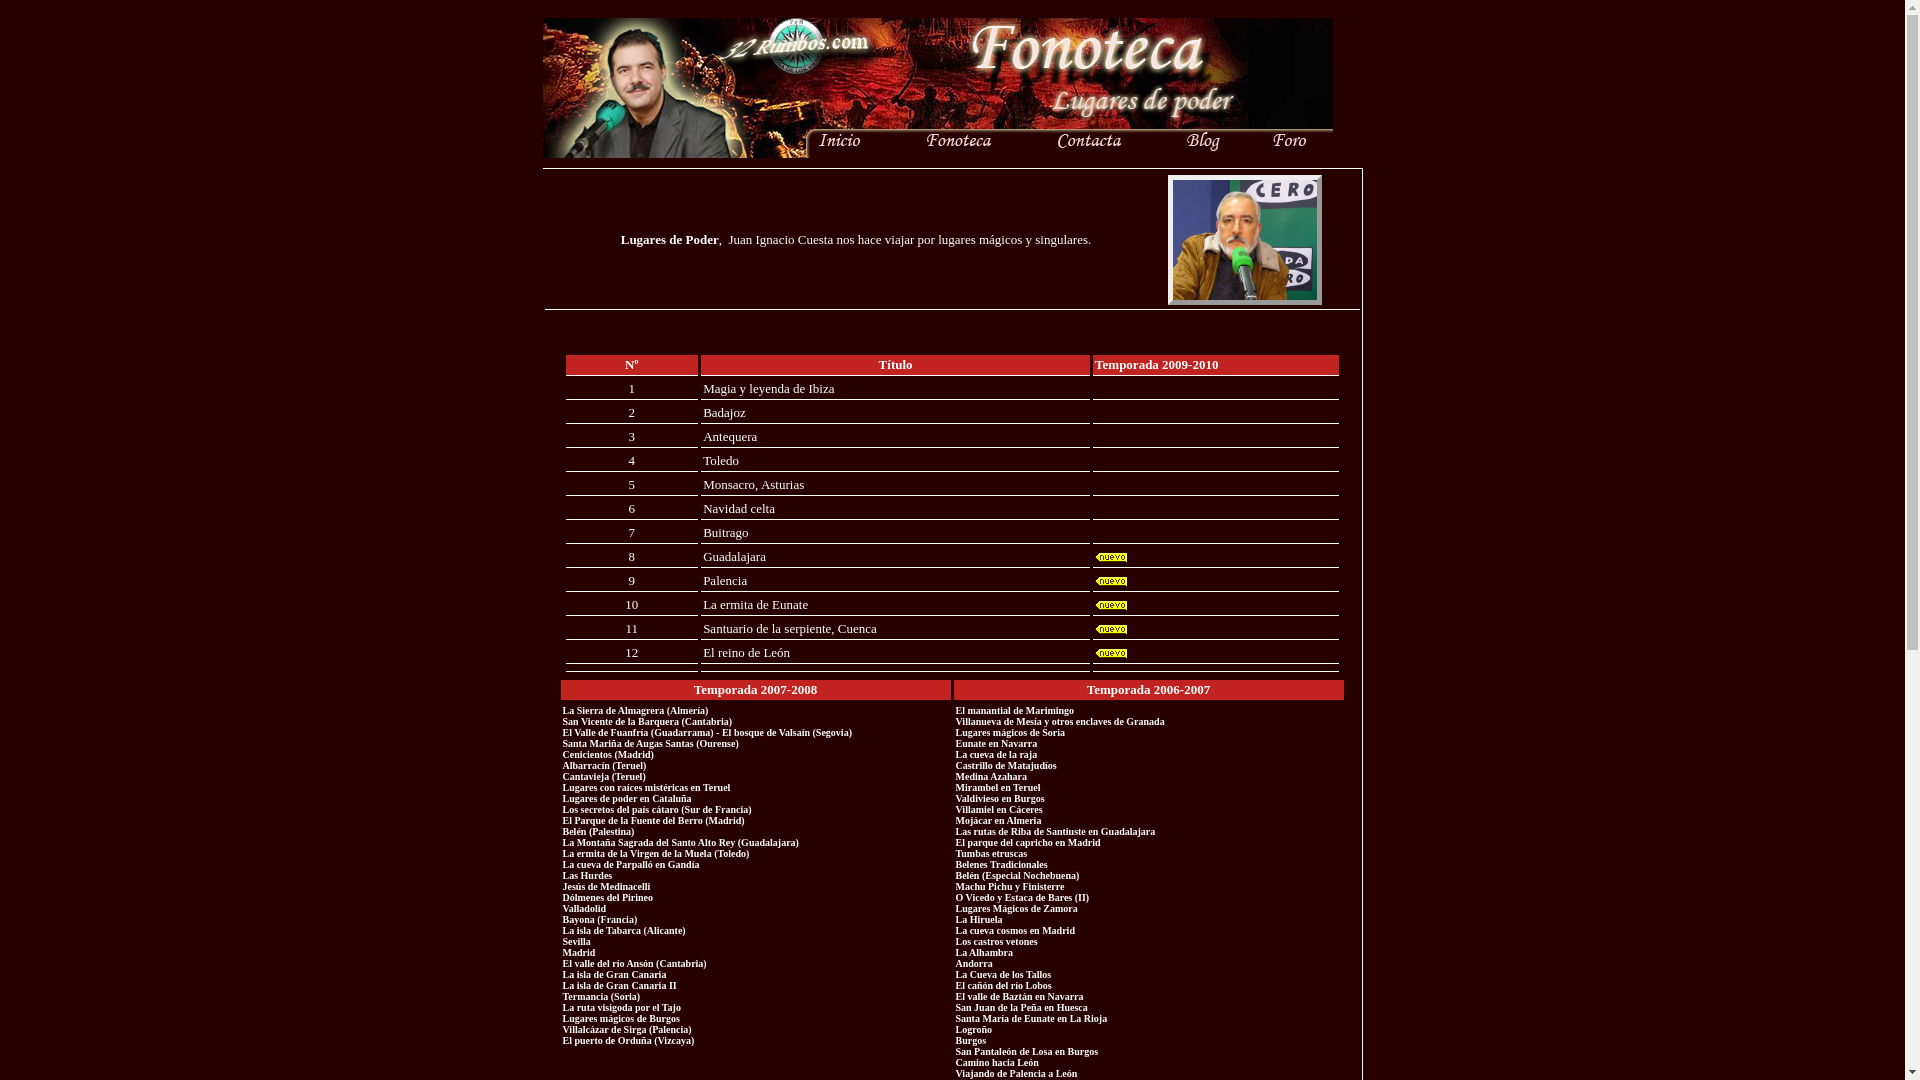 The width and height of the screenshot is (1920, 1080). Describe the element at coordinates (657, 820) in the screenshot. I see `'El Parque de la Fuente del Berro (Madrid)   '` at that location.